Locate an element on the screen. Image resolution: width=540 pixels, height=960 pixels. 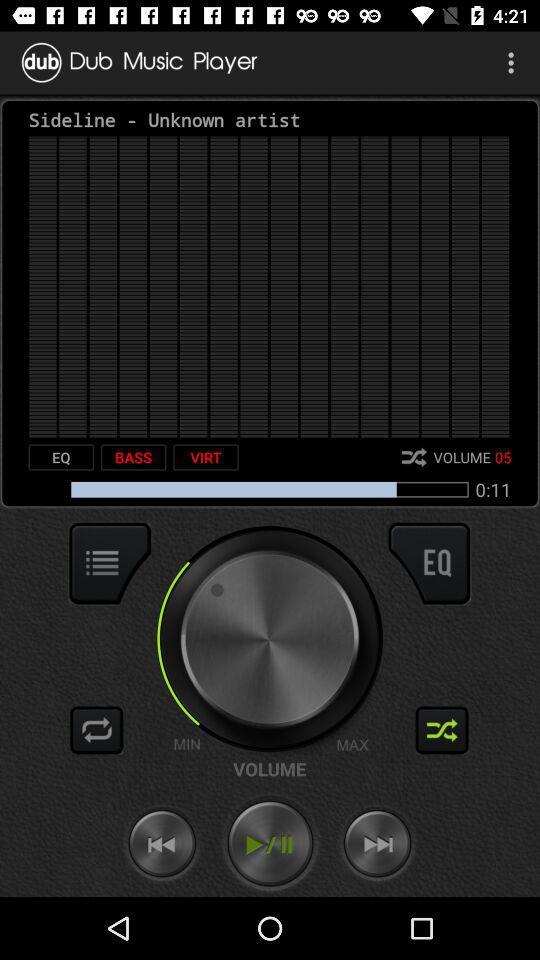
shuffle is located at coordinates (442, 729).